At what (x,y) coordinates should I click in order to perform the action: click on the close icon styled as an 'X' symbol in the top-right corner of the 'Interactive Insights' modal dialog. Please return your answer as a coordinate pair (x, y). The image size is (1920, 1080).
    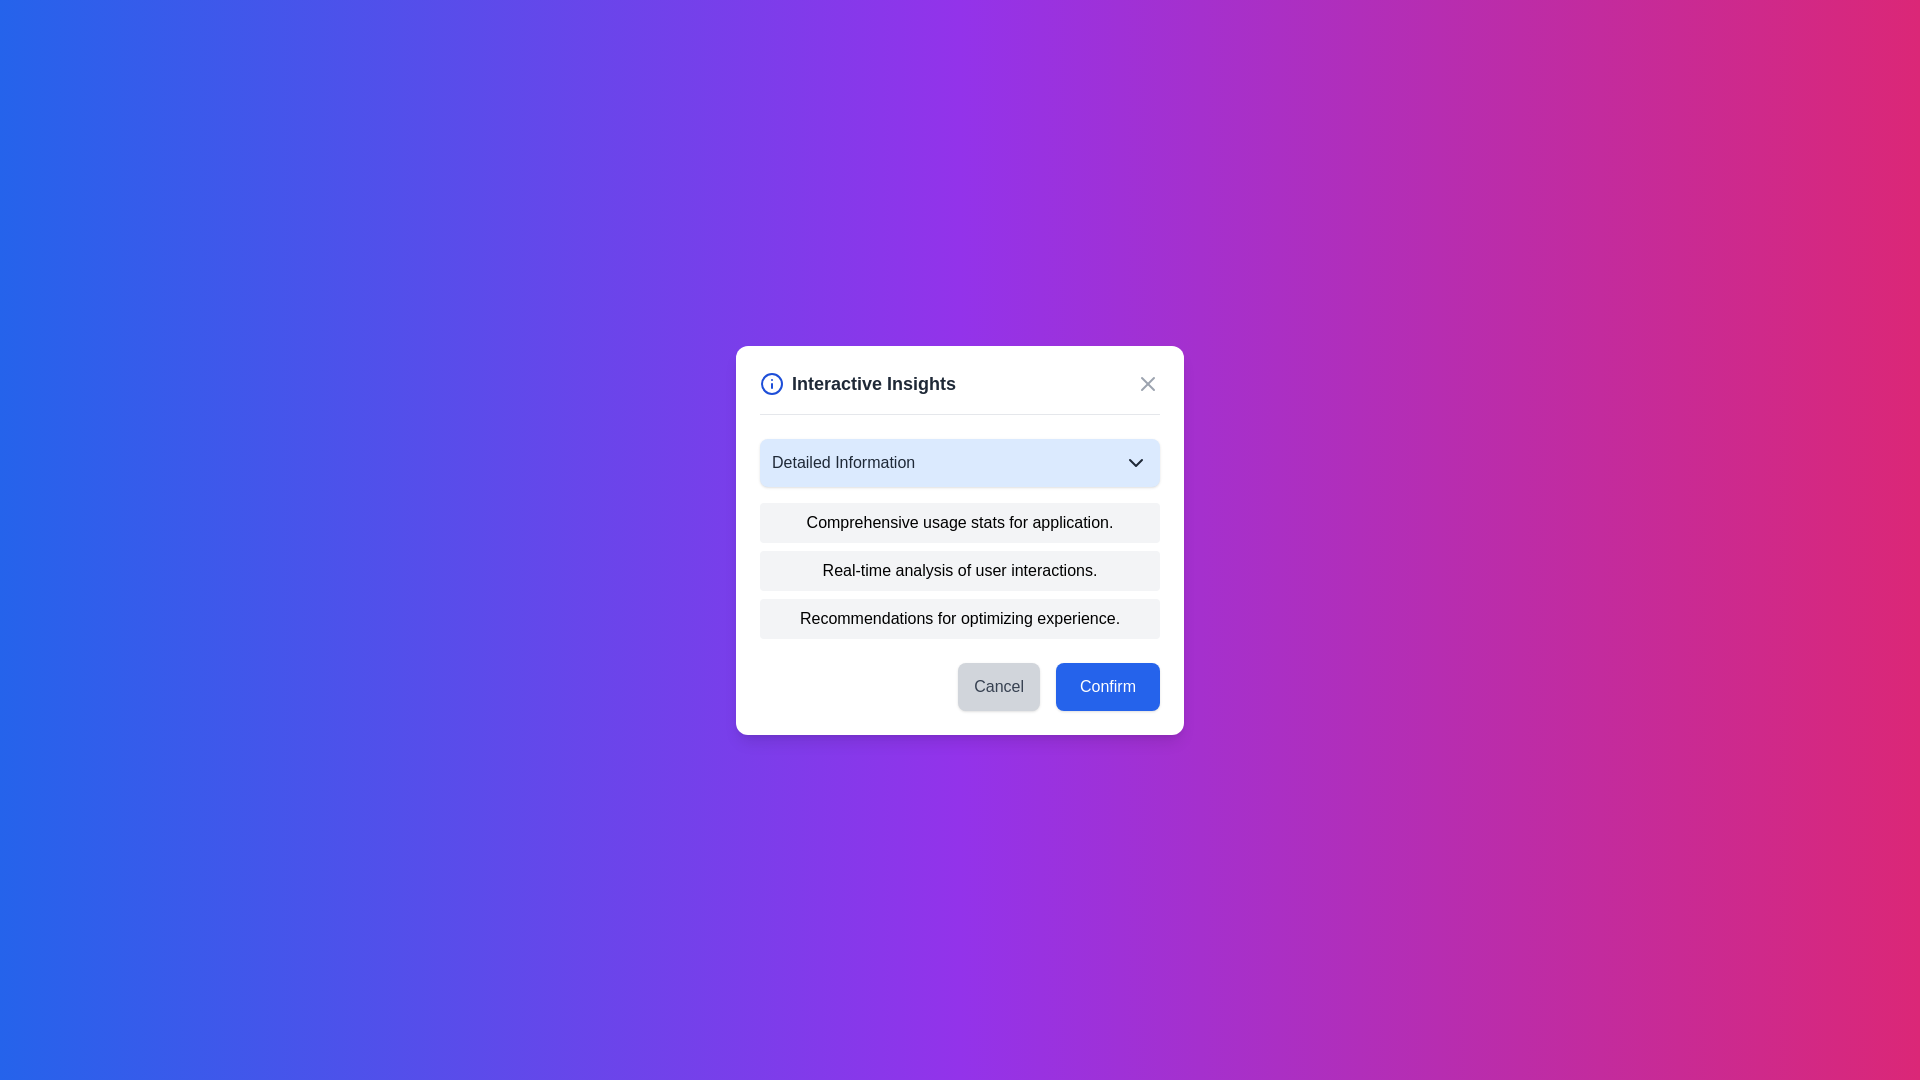
    Looking at the image, I should click on (1147, 382).